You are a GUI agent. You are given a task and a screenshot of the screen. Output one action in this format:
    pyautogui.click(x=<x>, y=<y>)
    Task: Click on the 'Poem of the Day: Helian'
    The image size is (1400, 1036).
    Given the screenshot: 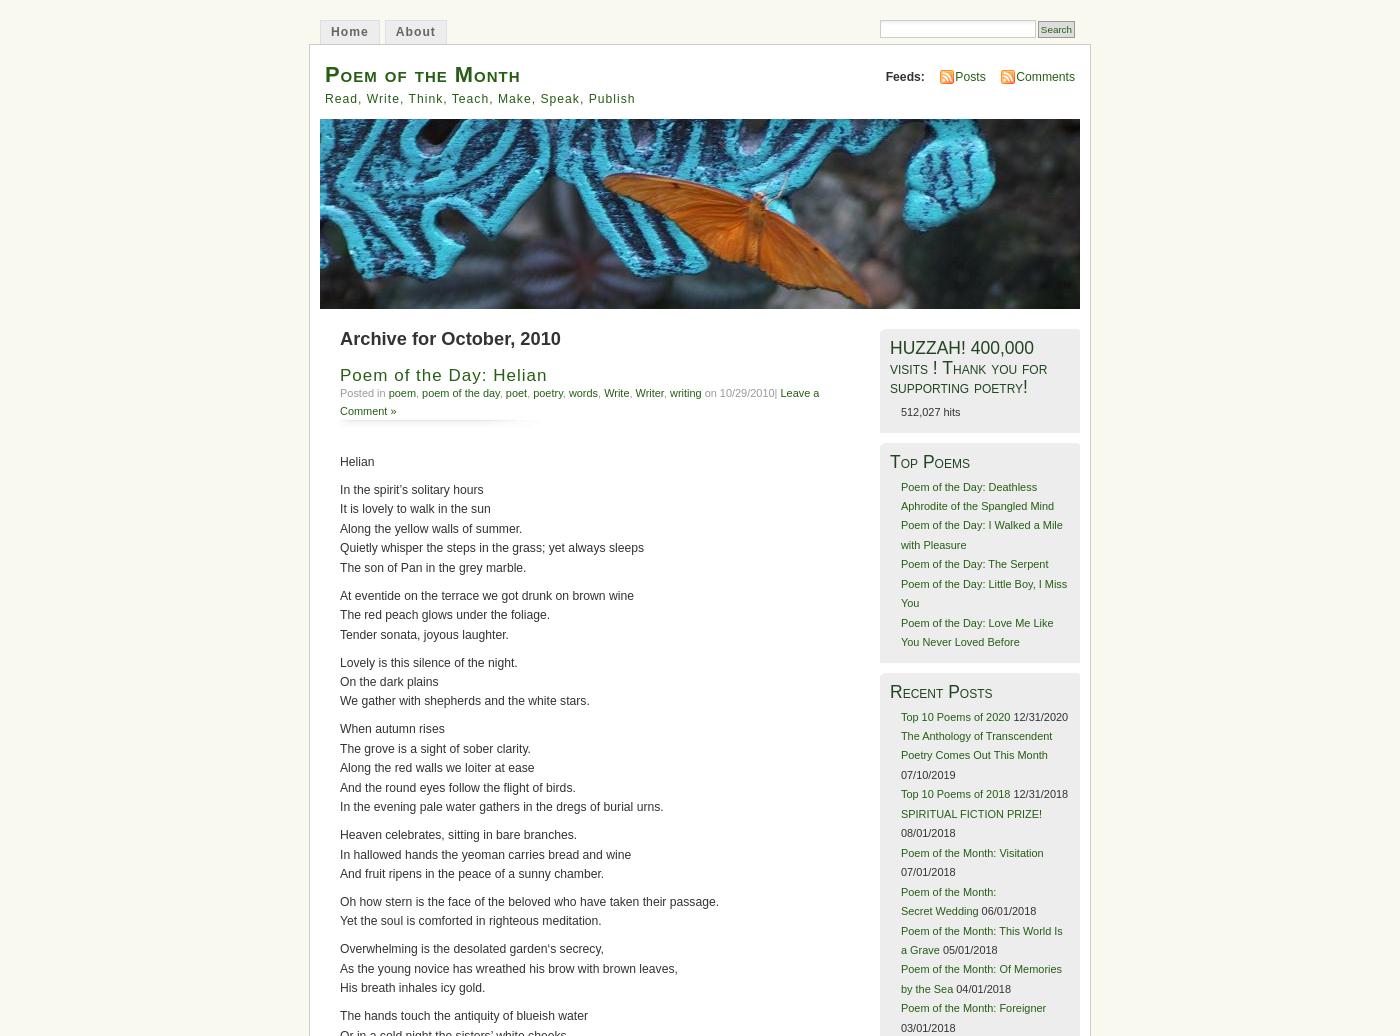 What is the action you would take?
    pyautogui.click(x=340, y=374)
    